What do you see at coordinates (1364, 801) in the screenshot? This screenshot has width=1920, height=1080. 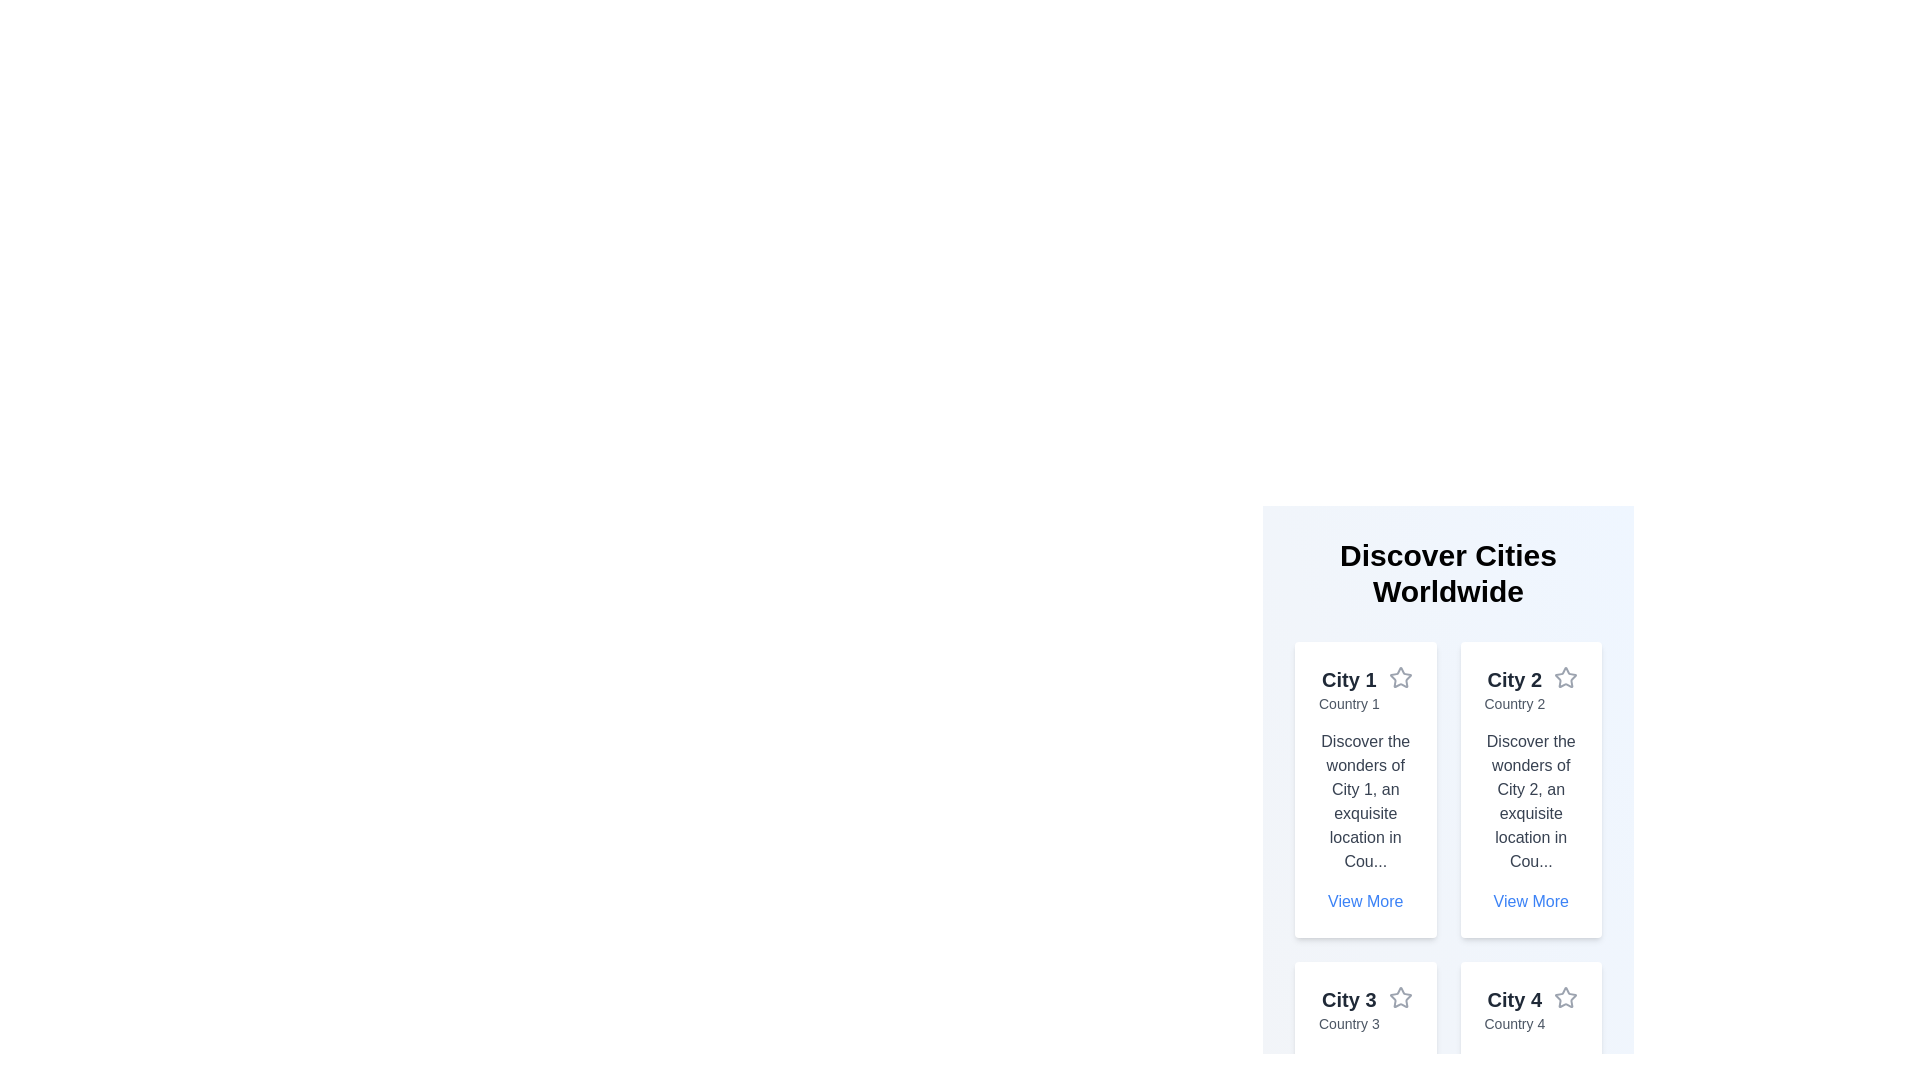 I see `the descriptive text element located under the title 'City 1' and above the button labeled 'View More'` at bounding box center [1364, 801].